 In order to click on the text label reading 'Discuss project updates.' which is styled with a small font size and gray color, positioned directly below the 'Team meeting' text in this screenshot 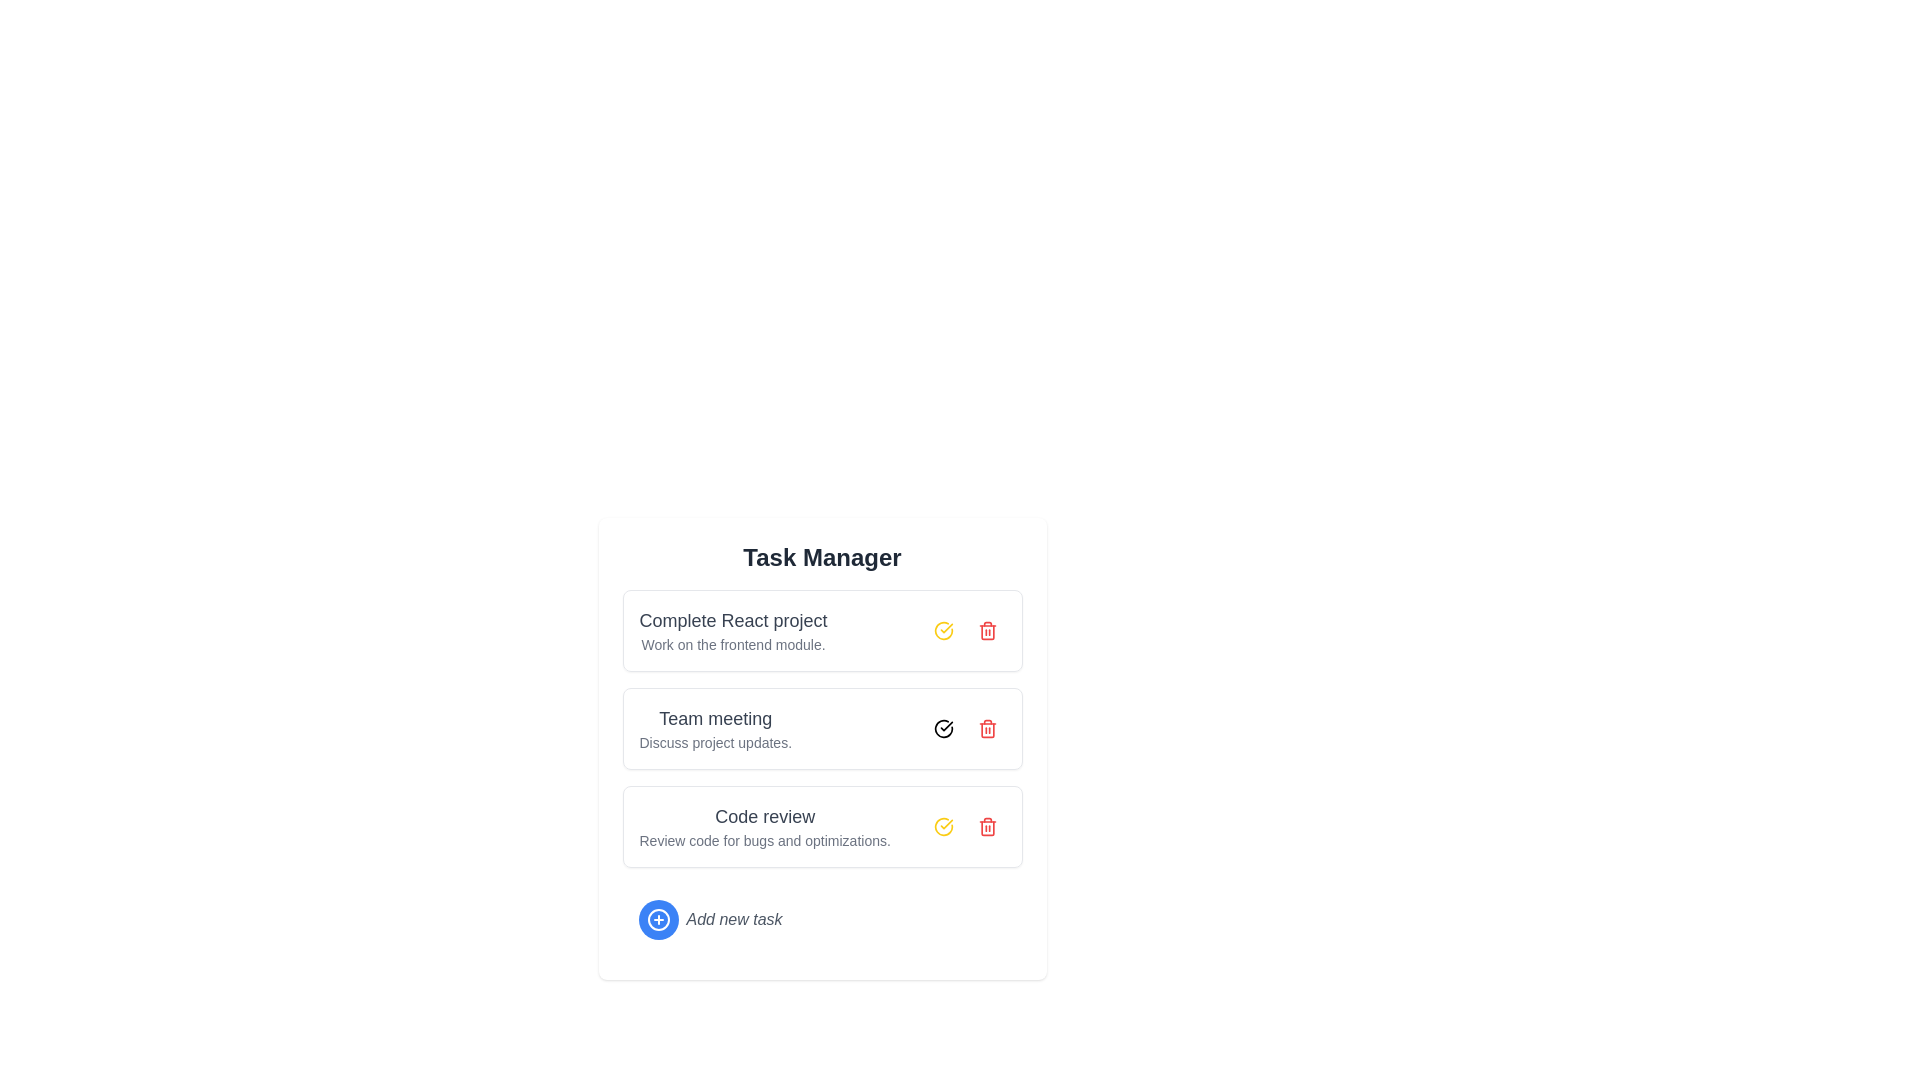, I will do `click(715, 743)`.